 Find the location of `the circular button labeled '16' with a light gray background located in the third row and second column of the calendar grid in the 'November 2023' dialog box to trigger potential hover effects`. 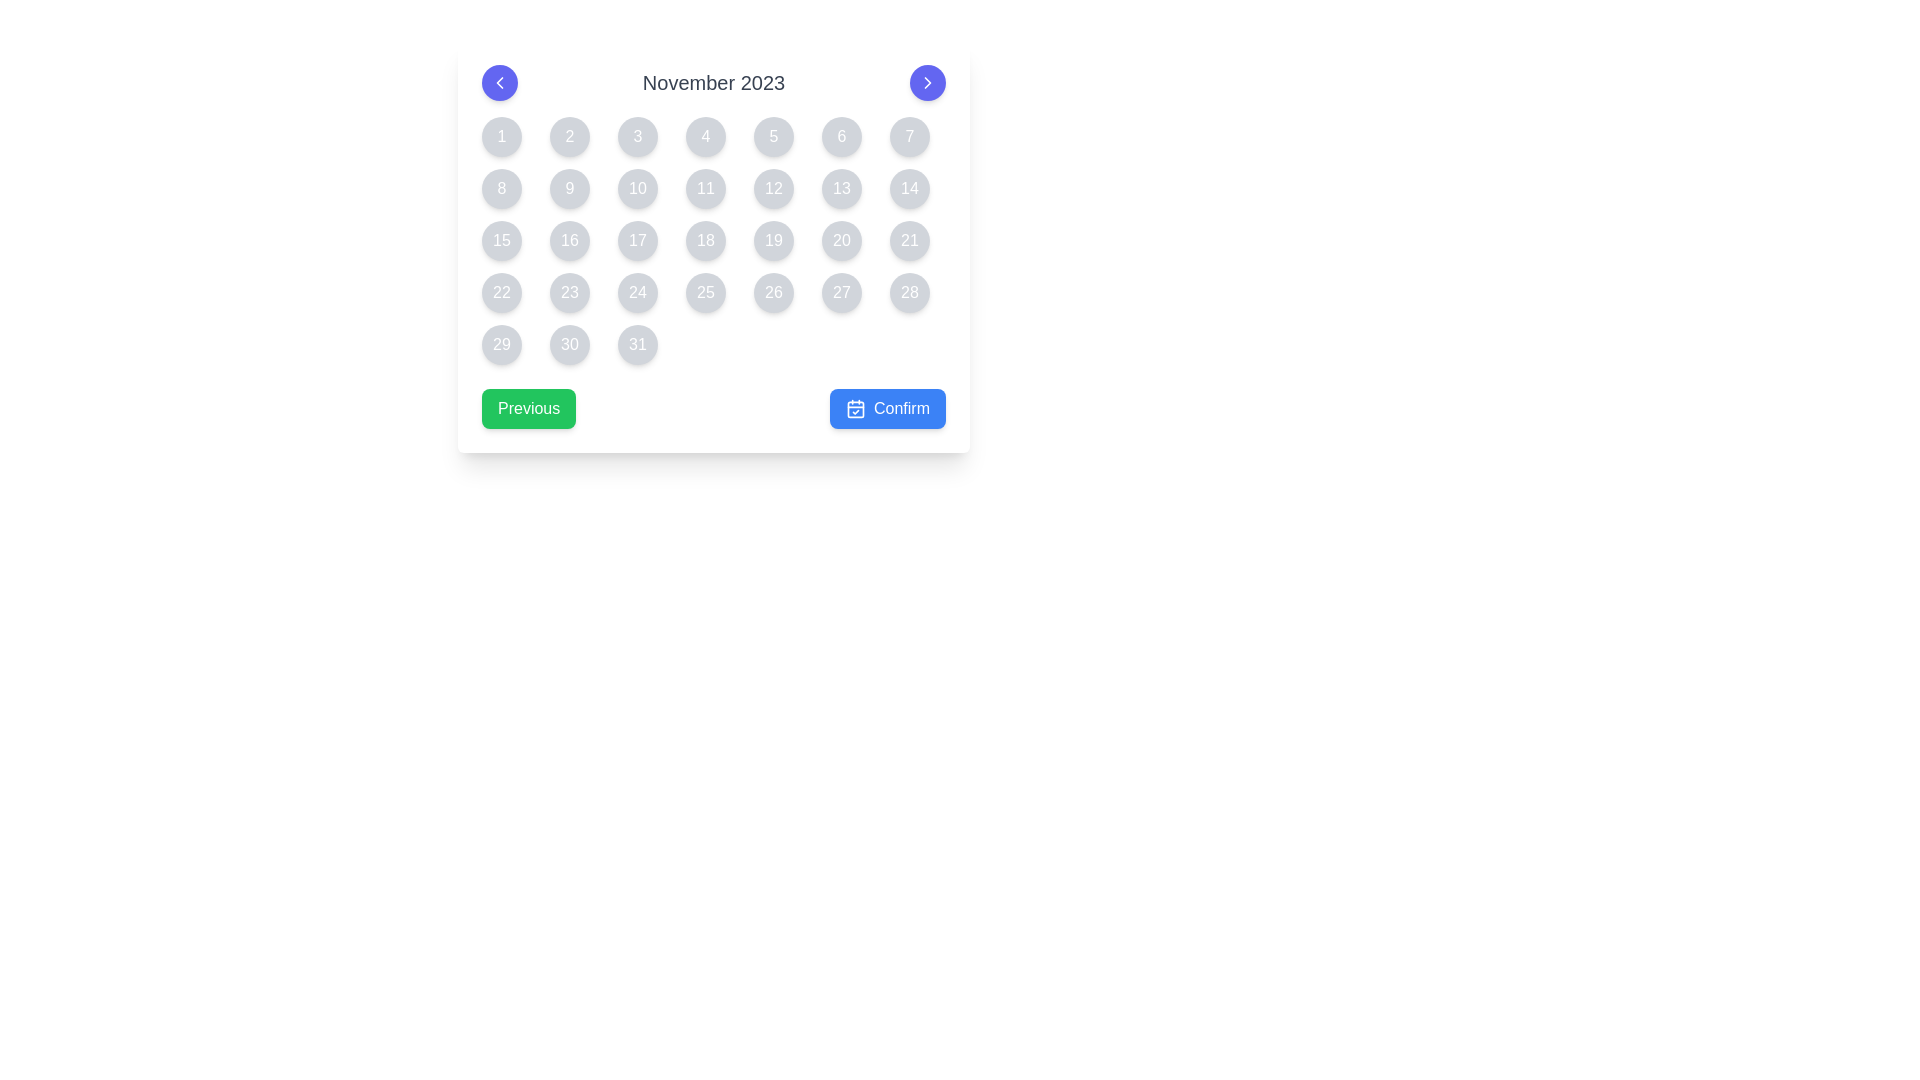

the circular button labeled '16' with a light gray background located in the third row and second column of the calendar grid in the 'November 2023' dialog box to trigger potential hover effects is located at coordinates (569, 239).